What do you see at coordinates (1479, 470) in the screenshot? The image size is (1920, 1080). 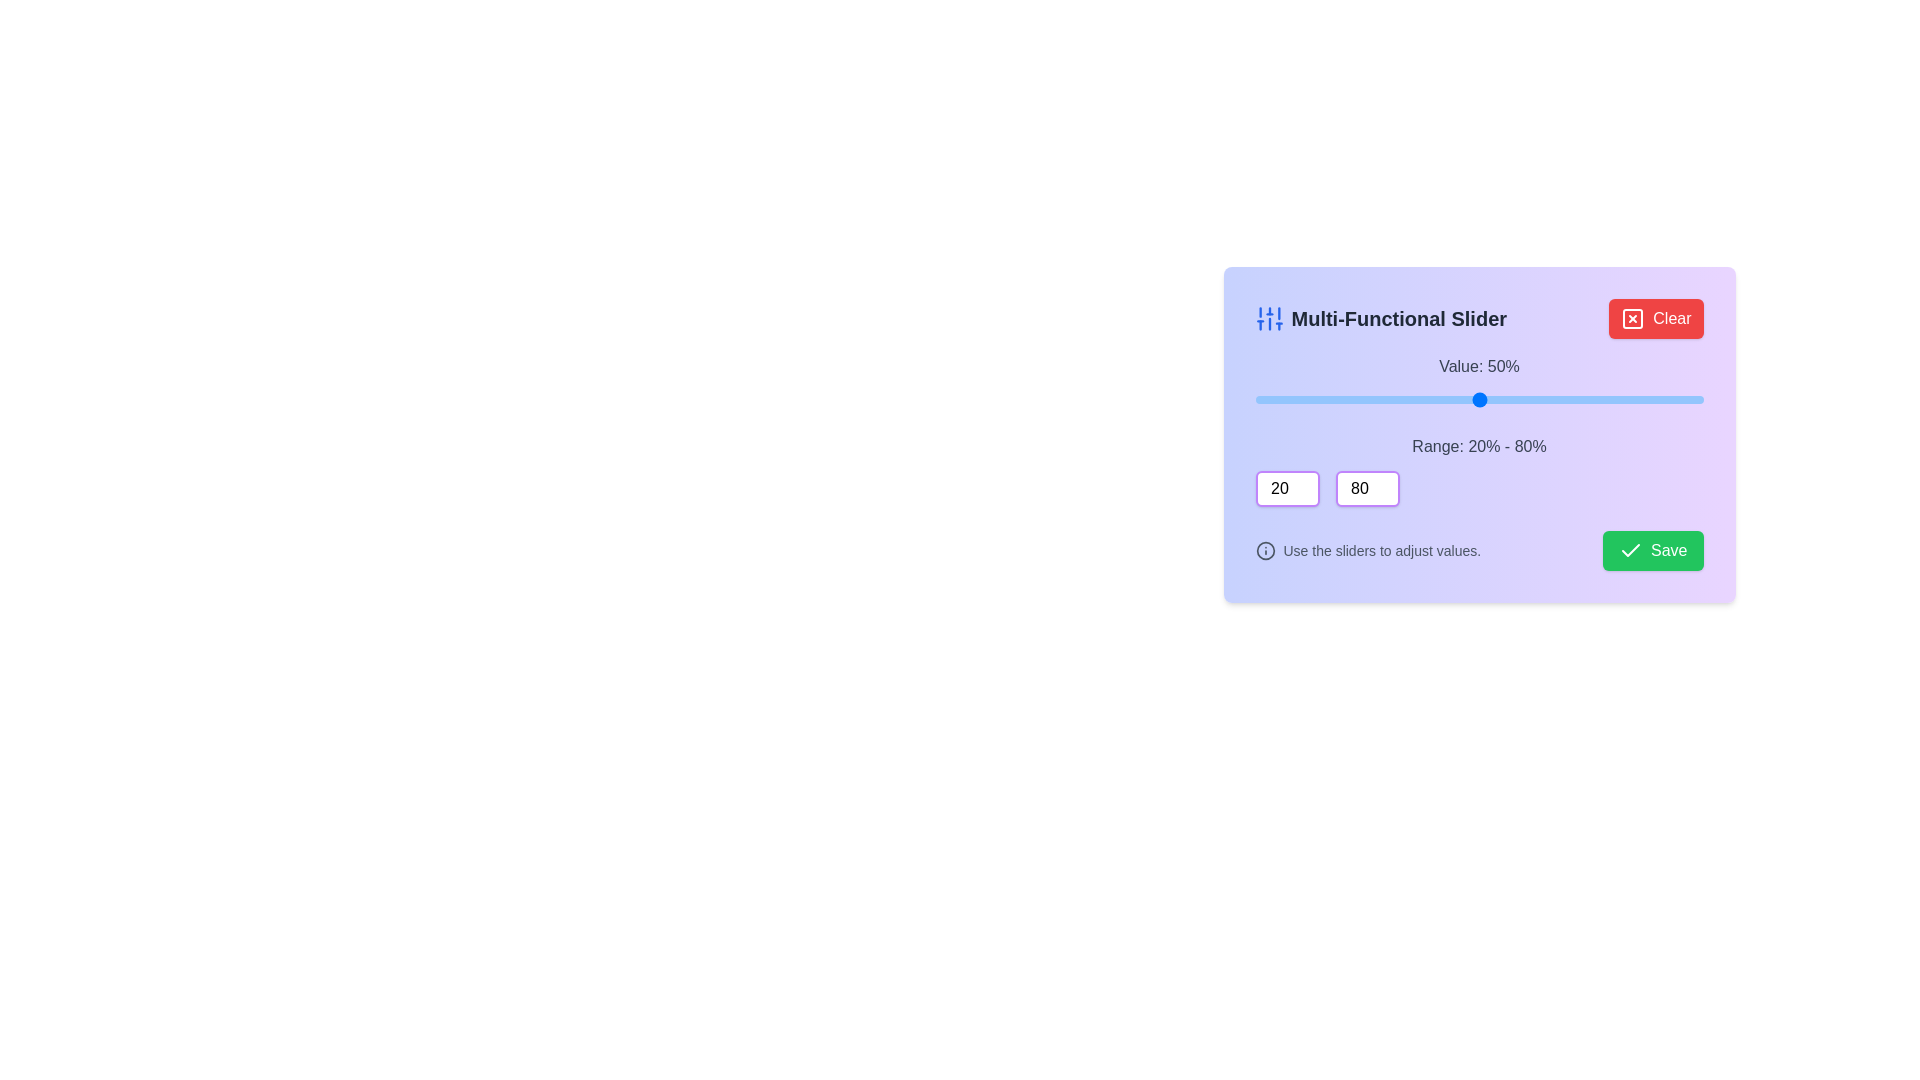 I see `the text label that provides information about the acceptable range of the slider values, located below the slider labeled 'Value: 50%'` at bounding box center [1479, 470].